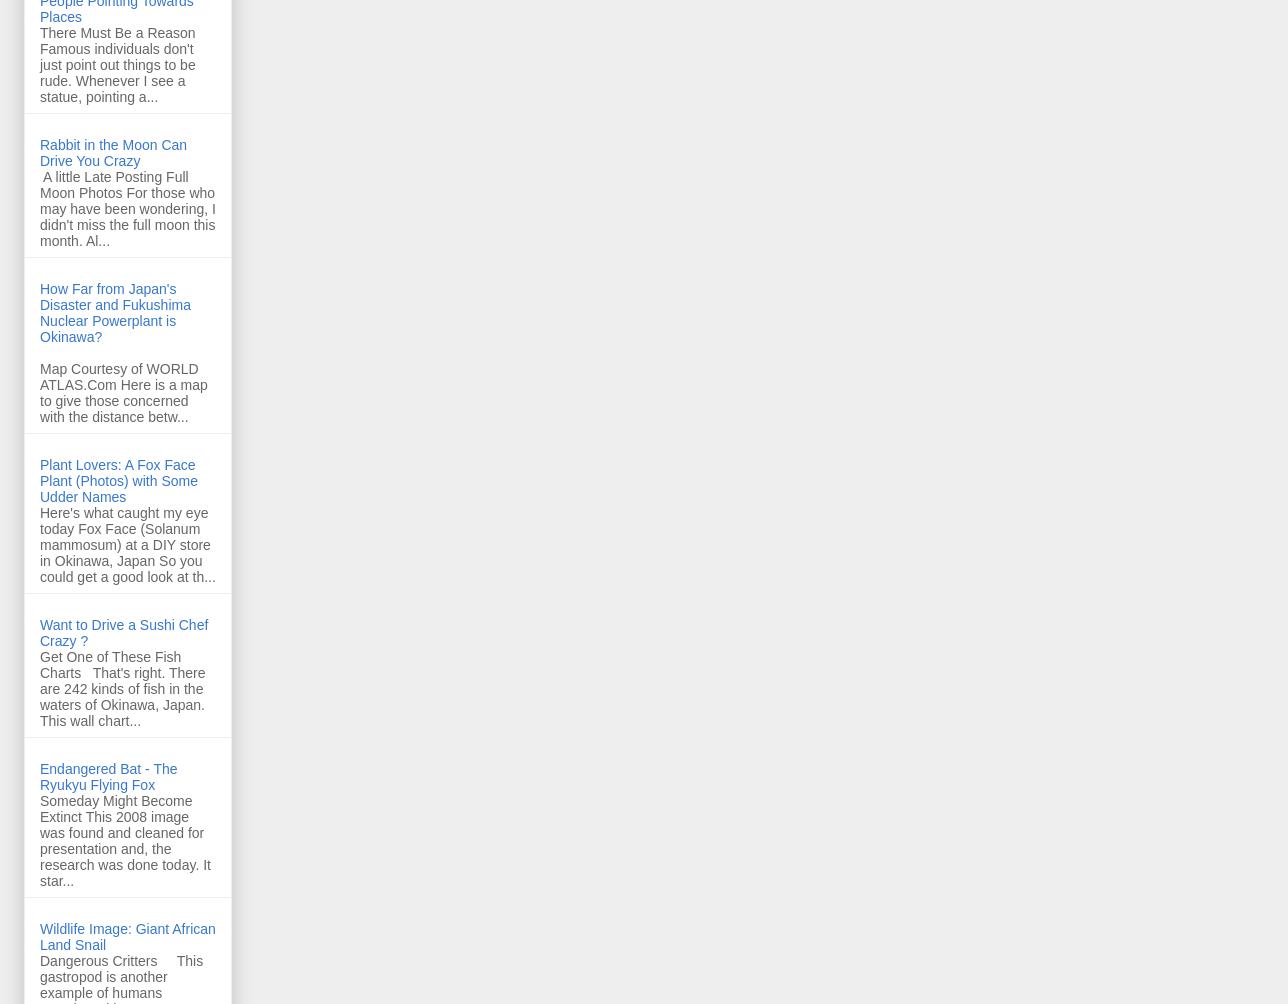 The height and width of the screenshot is (1004, 1288). What do you see at coordinates (125, 63) in the screenshot?
I see `'There Must Be a Reason               Famous individuals don't just point out things to be rude.     Whenever I see a statue, pointing a...'` at bounding box center [125, 63].